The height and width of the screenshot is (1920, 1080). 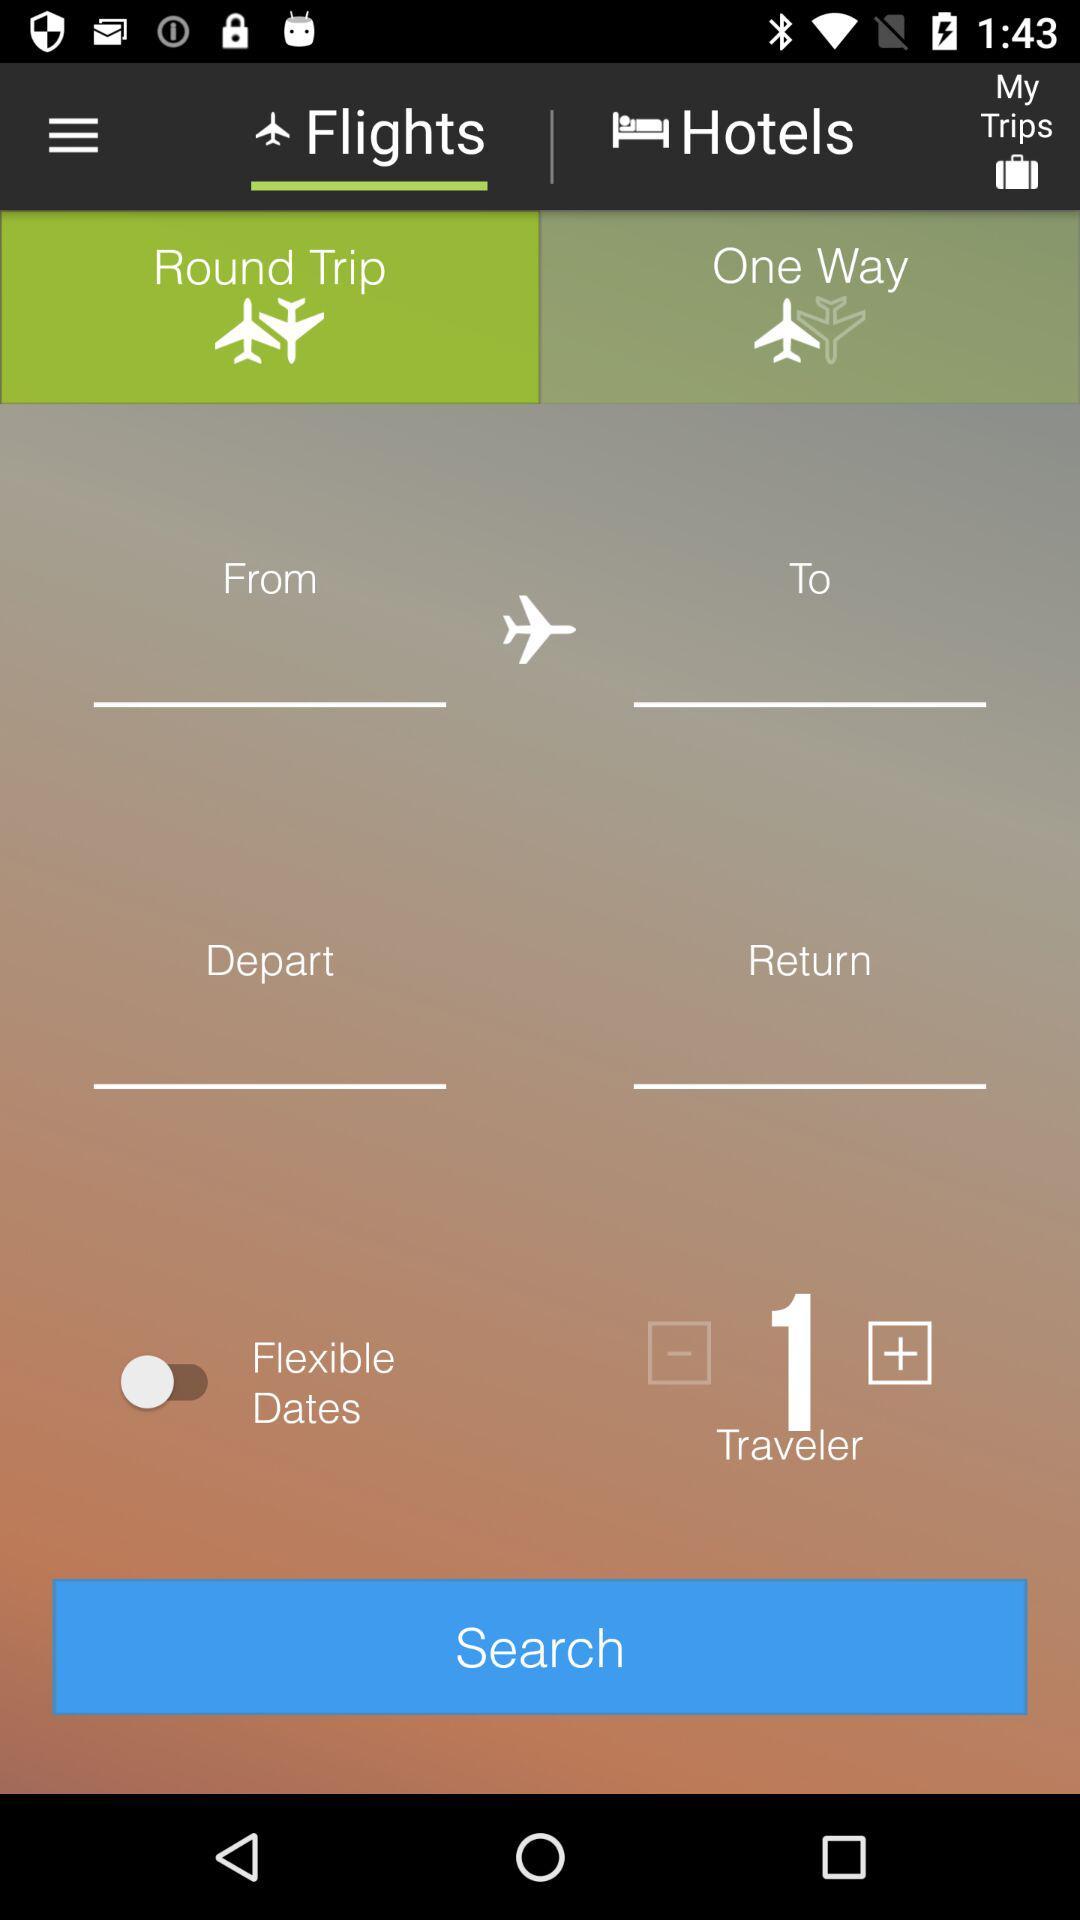 What do you see at coordinates (172, 1380) in the screenshot?
I see `flexible dates` at bounding box center [172, 1380].